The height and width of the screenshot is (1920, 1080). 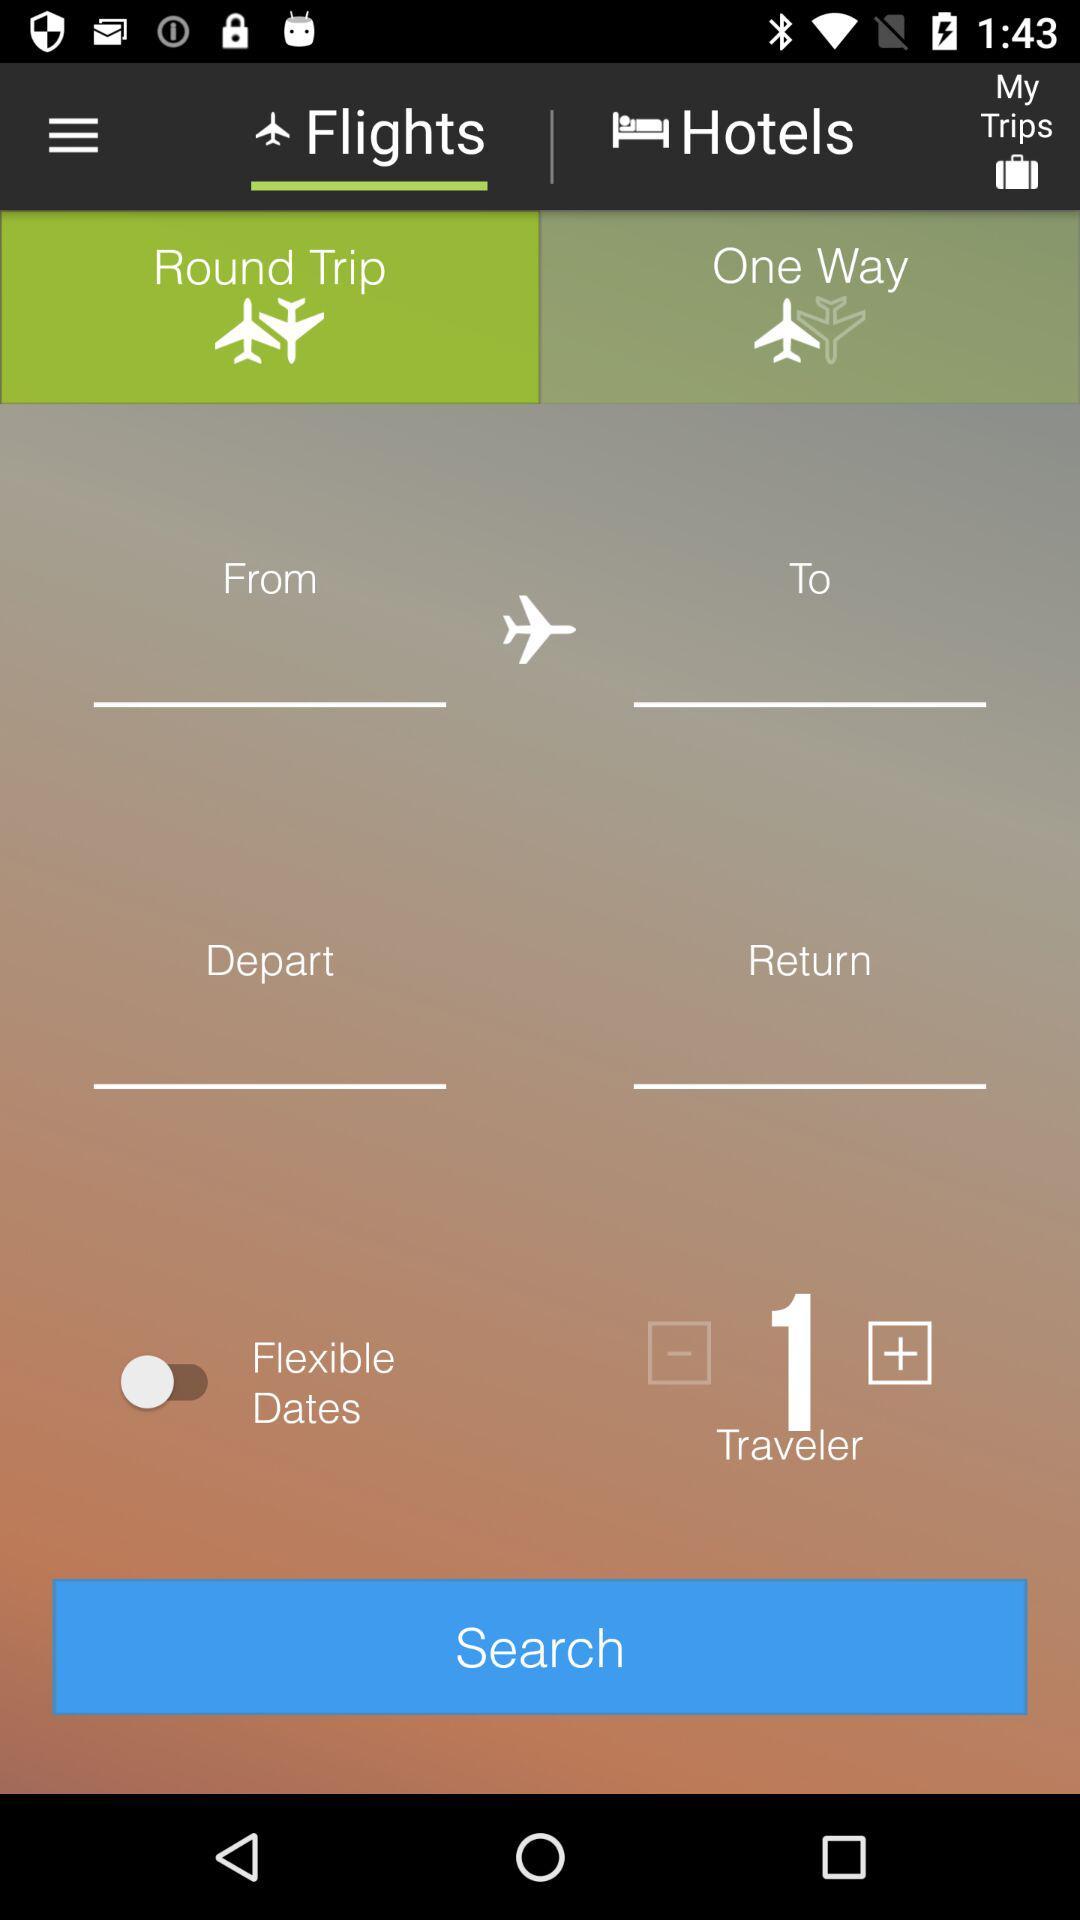 What do you see at coordinates (172, 1380) in the screenshot?
I see `flexible dates` at bounding box center [172, 1380].